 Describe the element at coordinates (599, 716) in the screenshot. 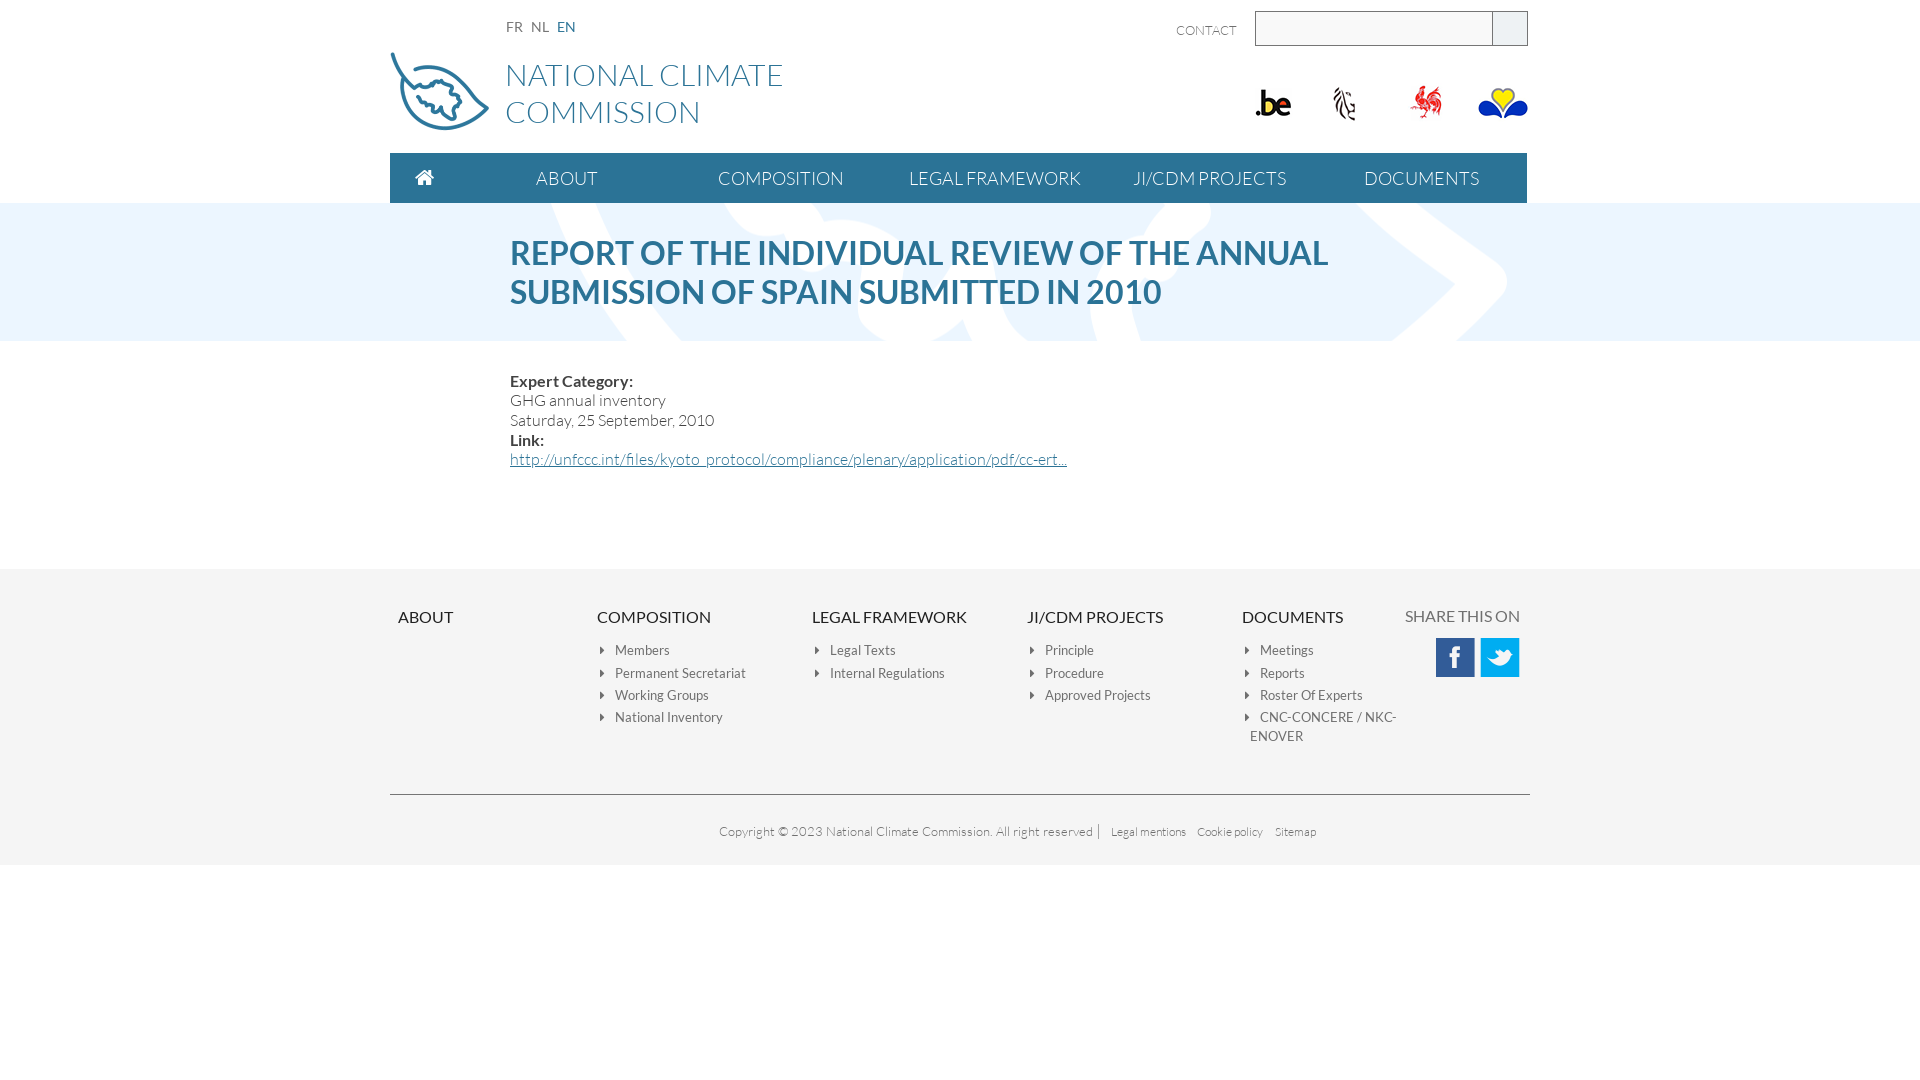

I see `'National Inventory'` at that location.